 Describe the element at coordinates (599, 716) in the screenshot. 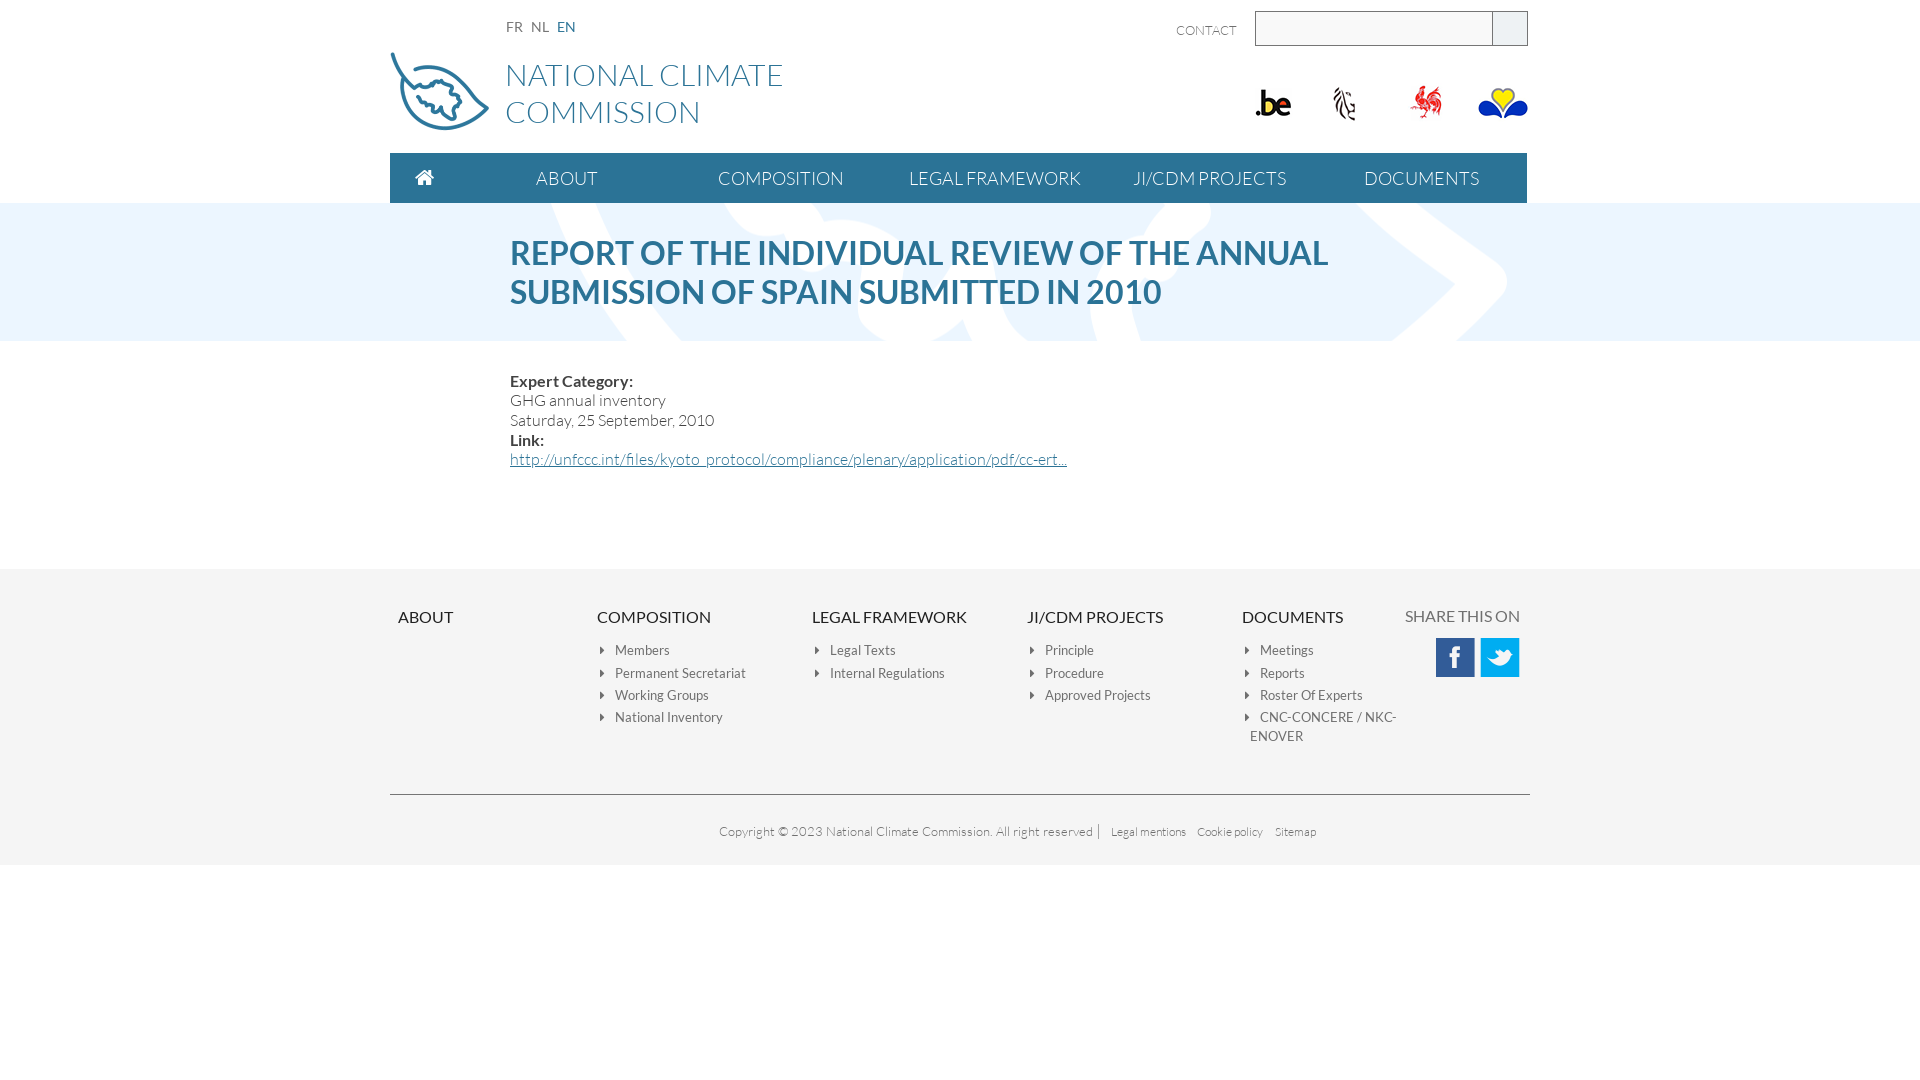

I see `'National Inventory'` at that location.